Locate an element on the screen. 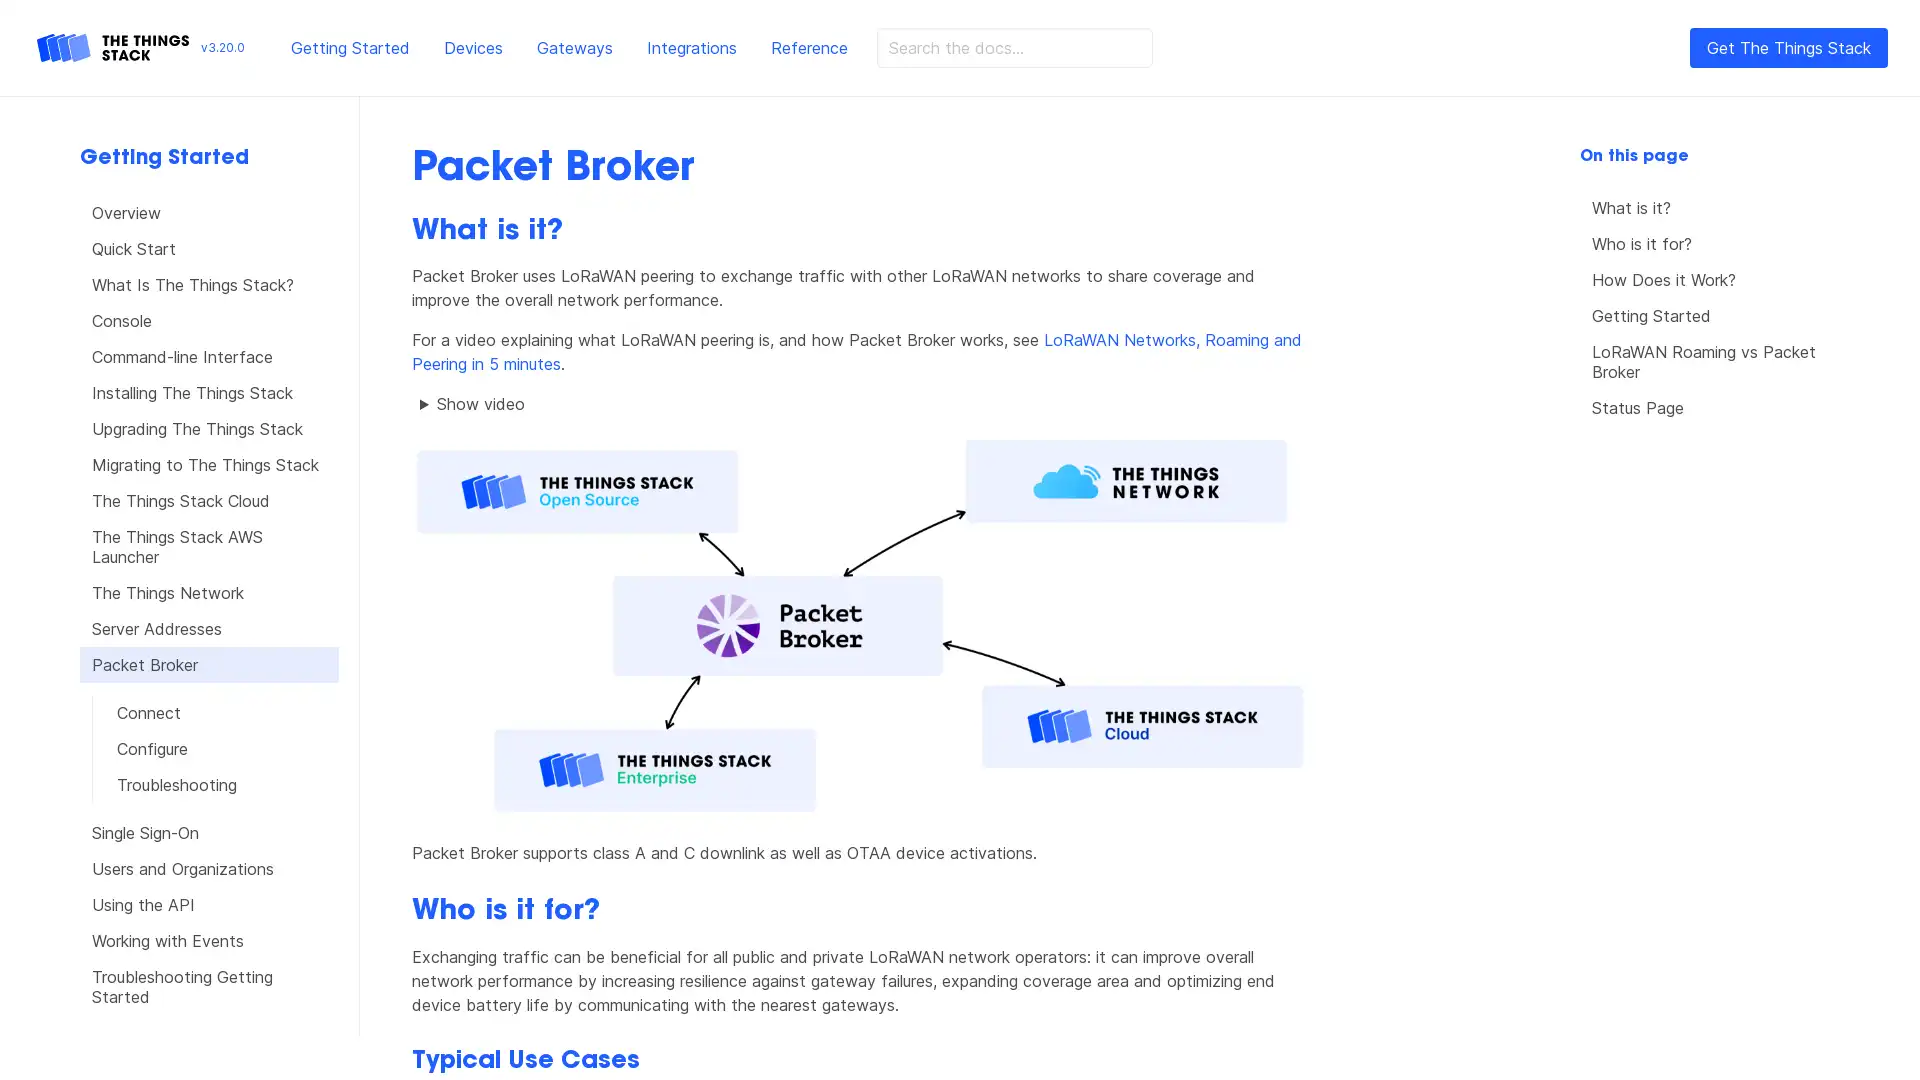 The height and width of the screenshot is (1080, 1920). Open Intercom Messenger is located at coordinates (1869, 1029).